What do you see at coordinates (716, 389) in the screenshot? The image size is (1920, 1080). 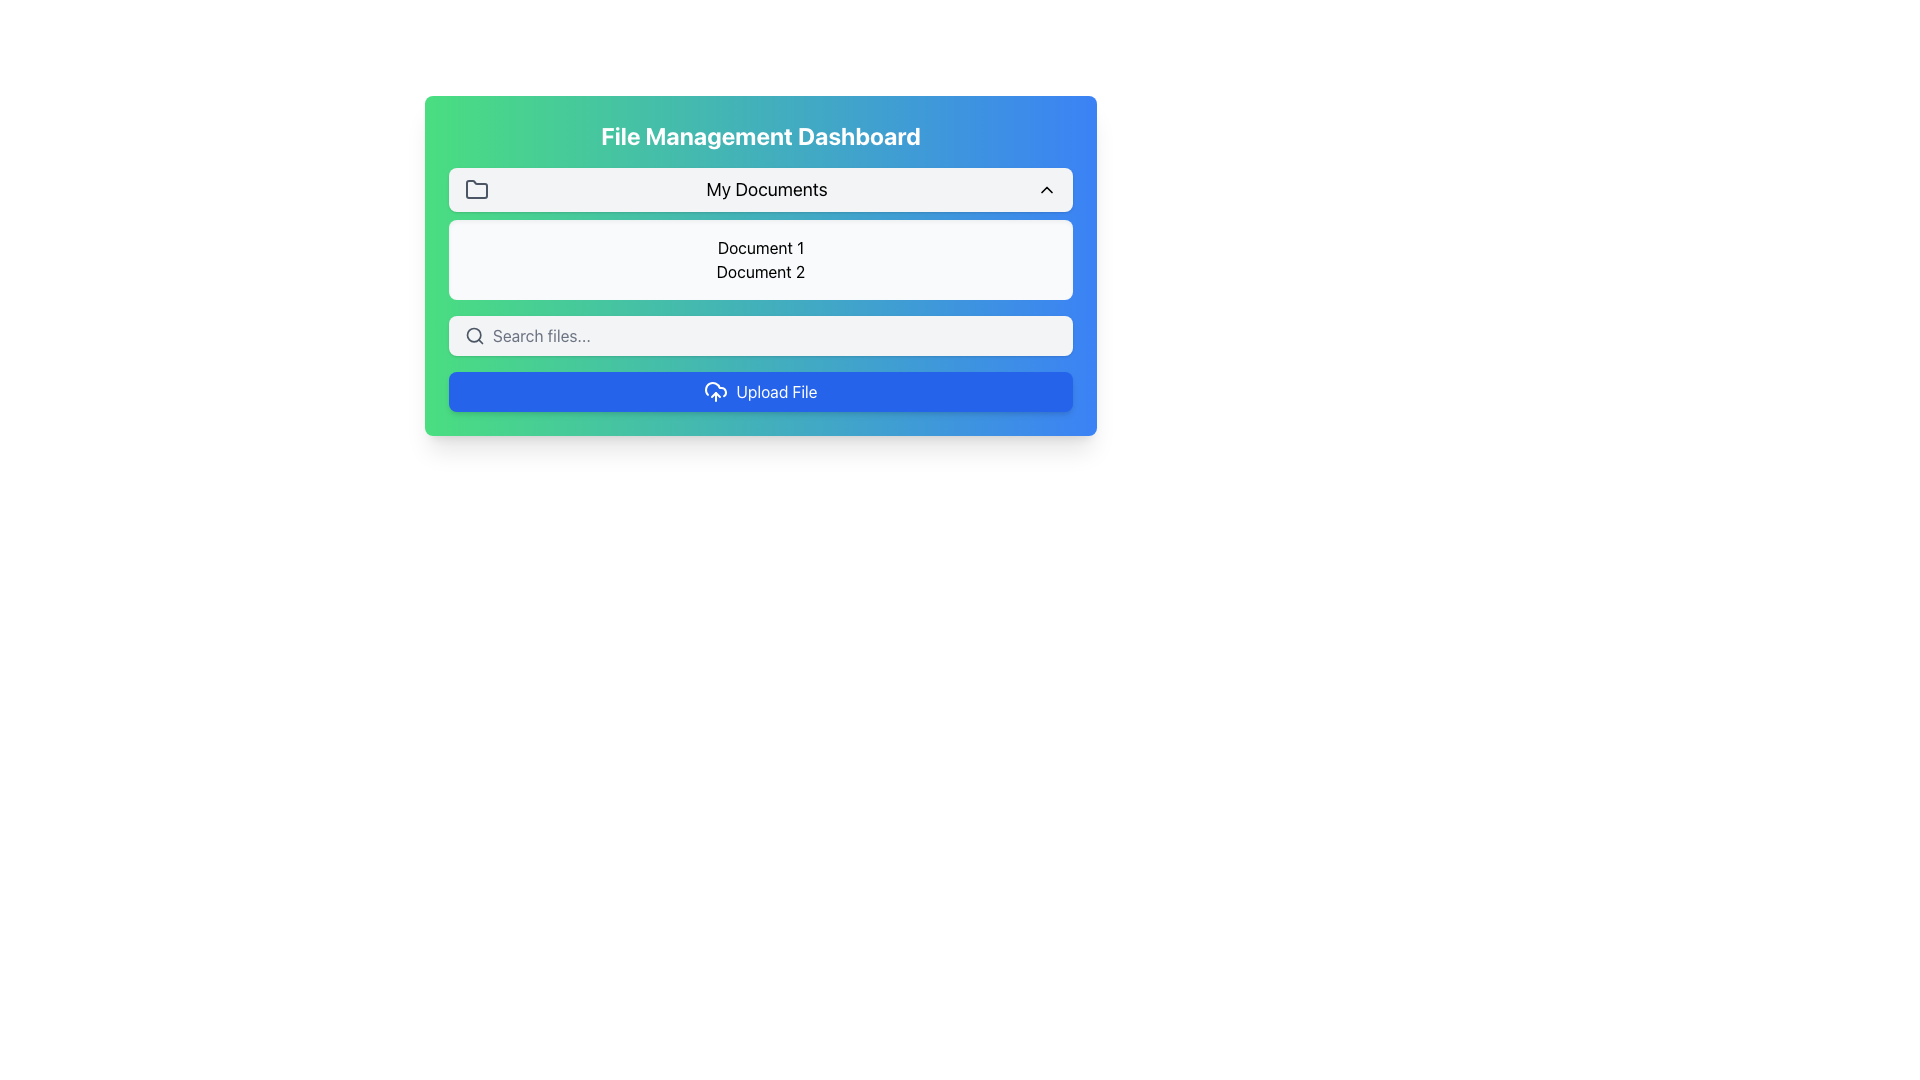 I see `the upload button that contains a cloud-like icon, which is part of a semi-transparent blue button labeled 'Upload File.'` at bounding box center [716, 389].